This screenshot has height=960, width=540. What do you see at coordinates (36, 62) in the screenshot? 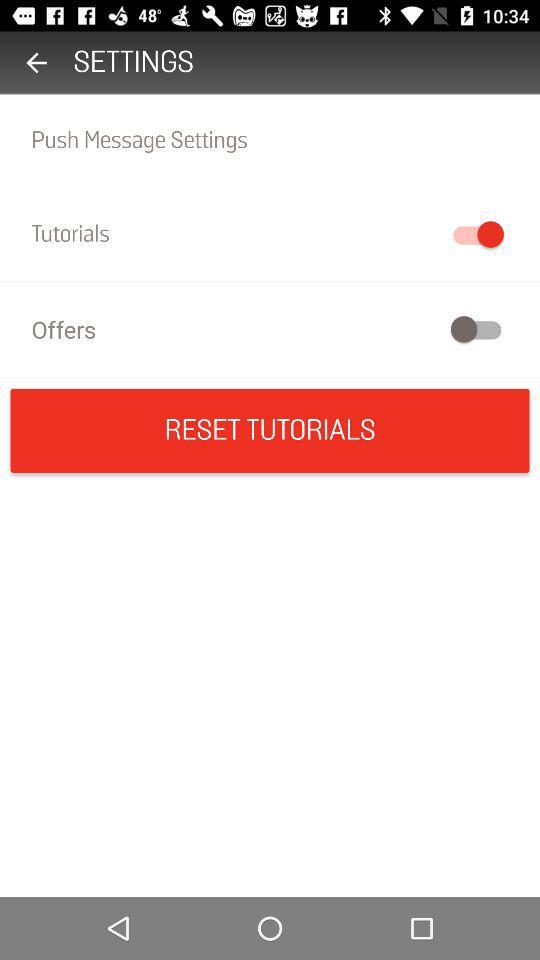
I see `item to the left of the settings icon` at bounding box center [36, 62].